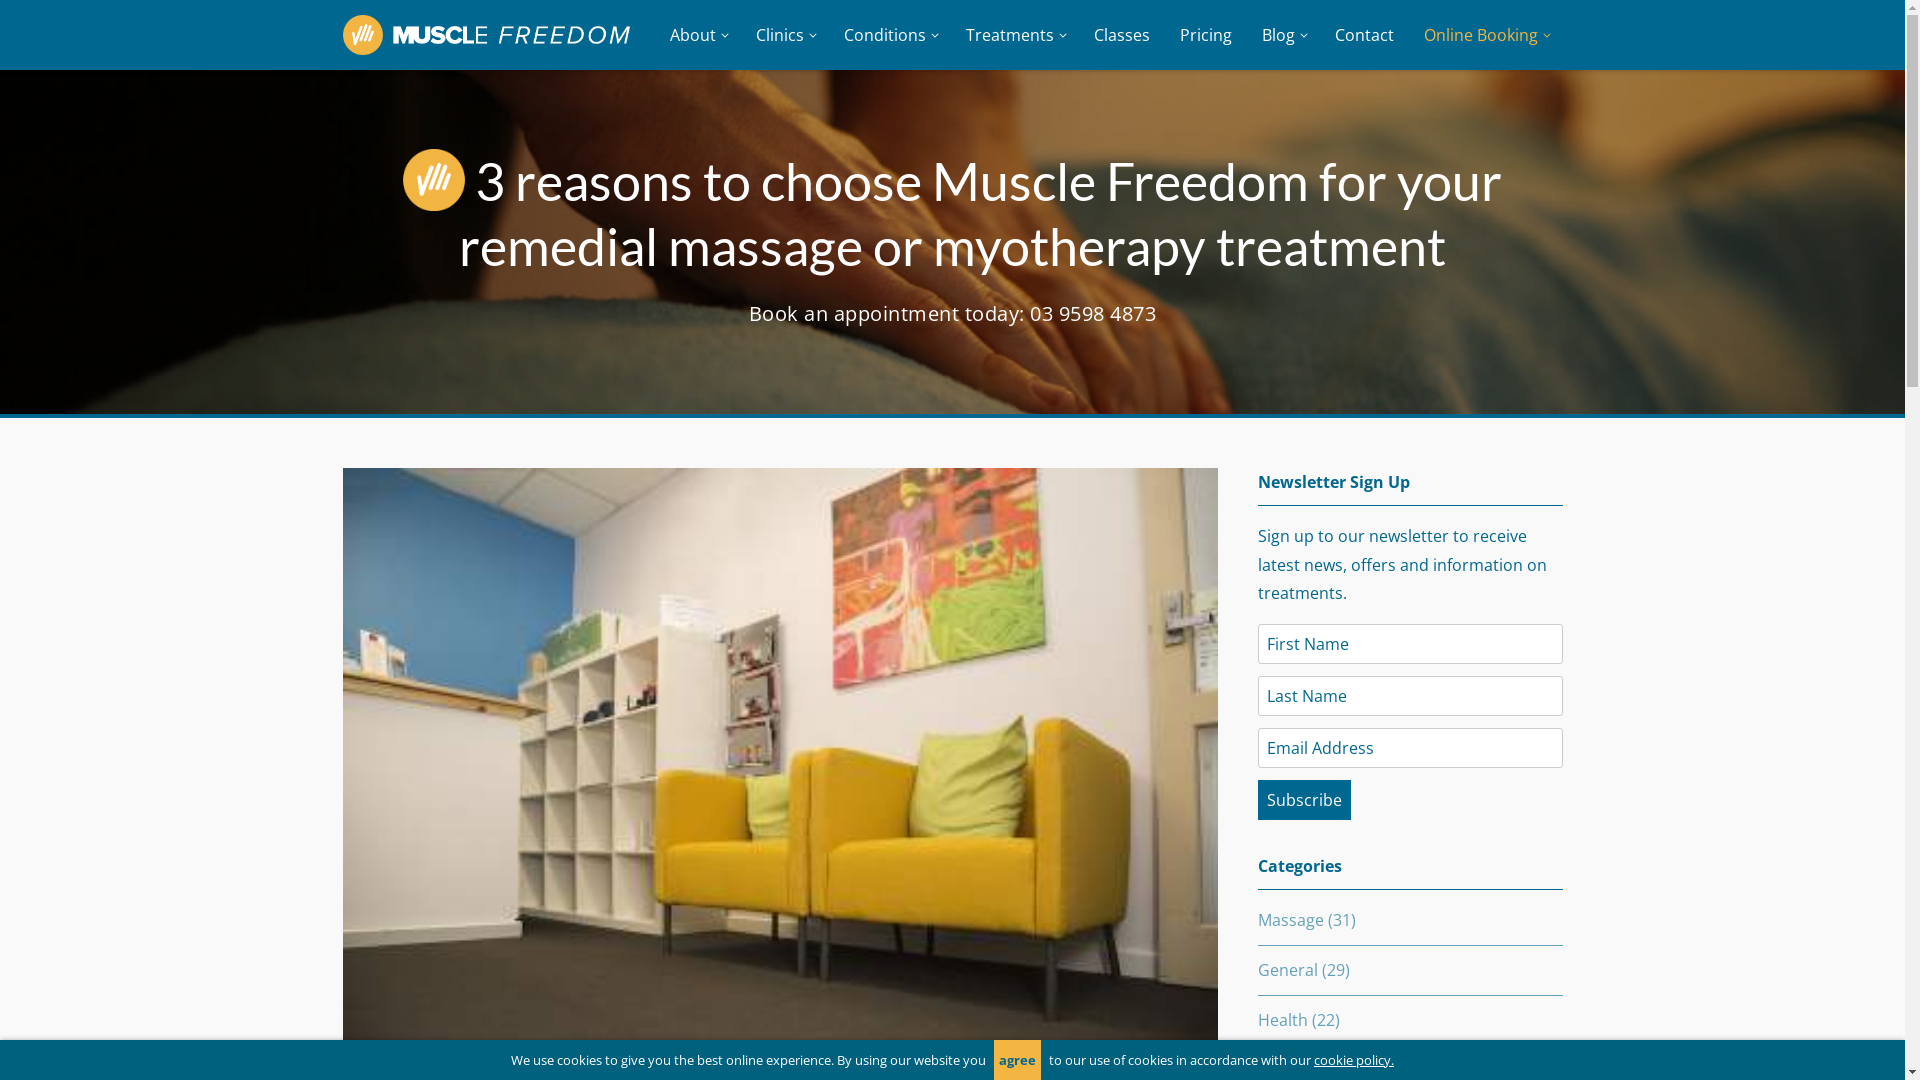 This screenshot has width=1920, height=1080. I want to click on 'Contact', so click(1363, 34).